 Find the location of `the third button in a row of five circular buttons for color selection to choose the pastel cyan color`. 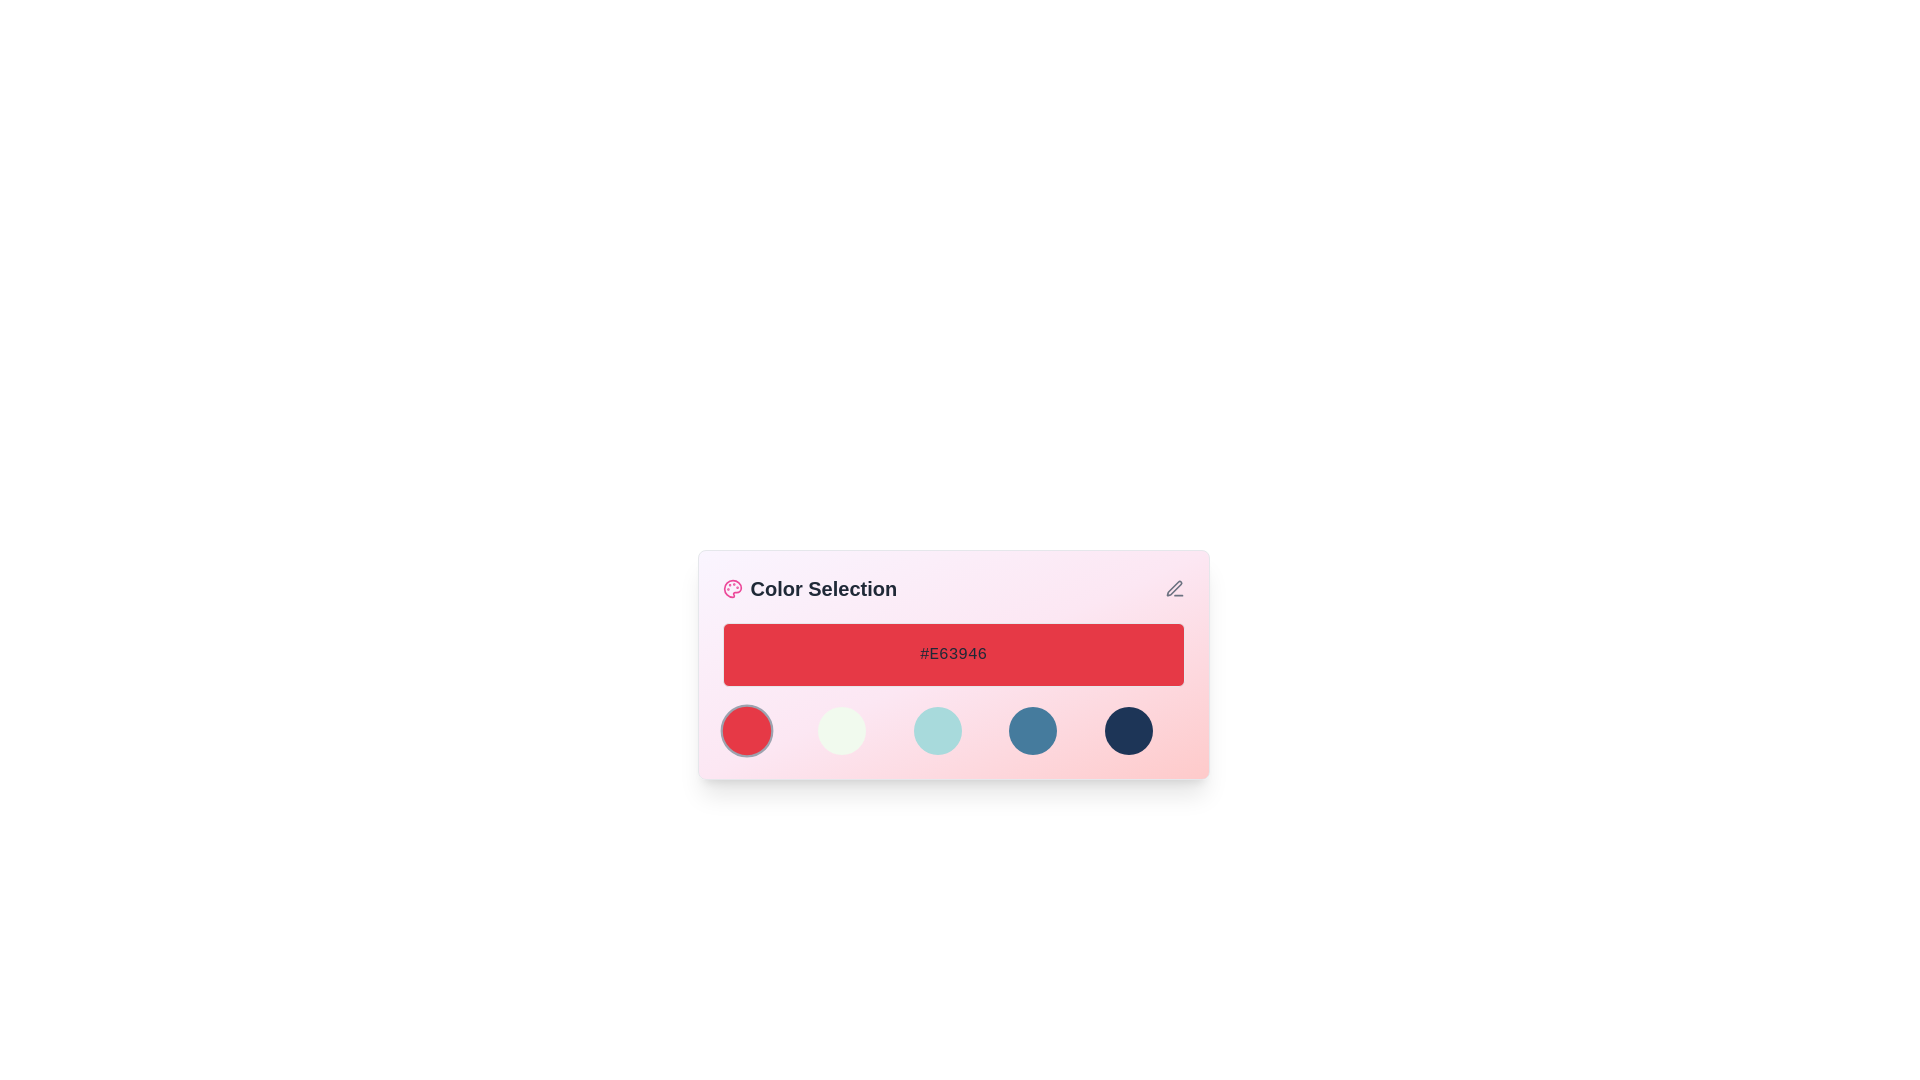

the third button in a row of five circular buttons for color selection to choose the pastel cyan color is located at coordinates (952, 731).